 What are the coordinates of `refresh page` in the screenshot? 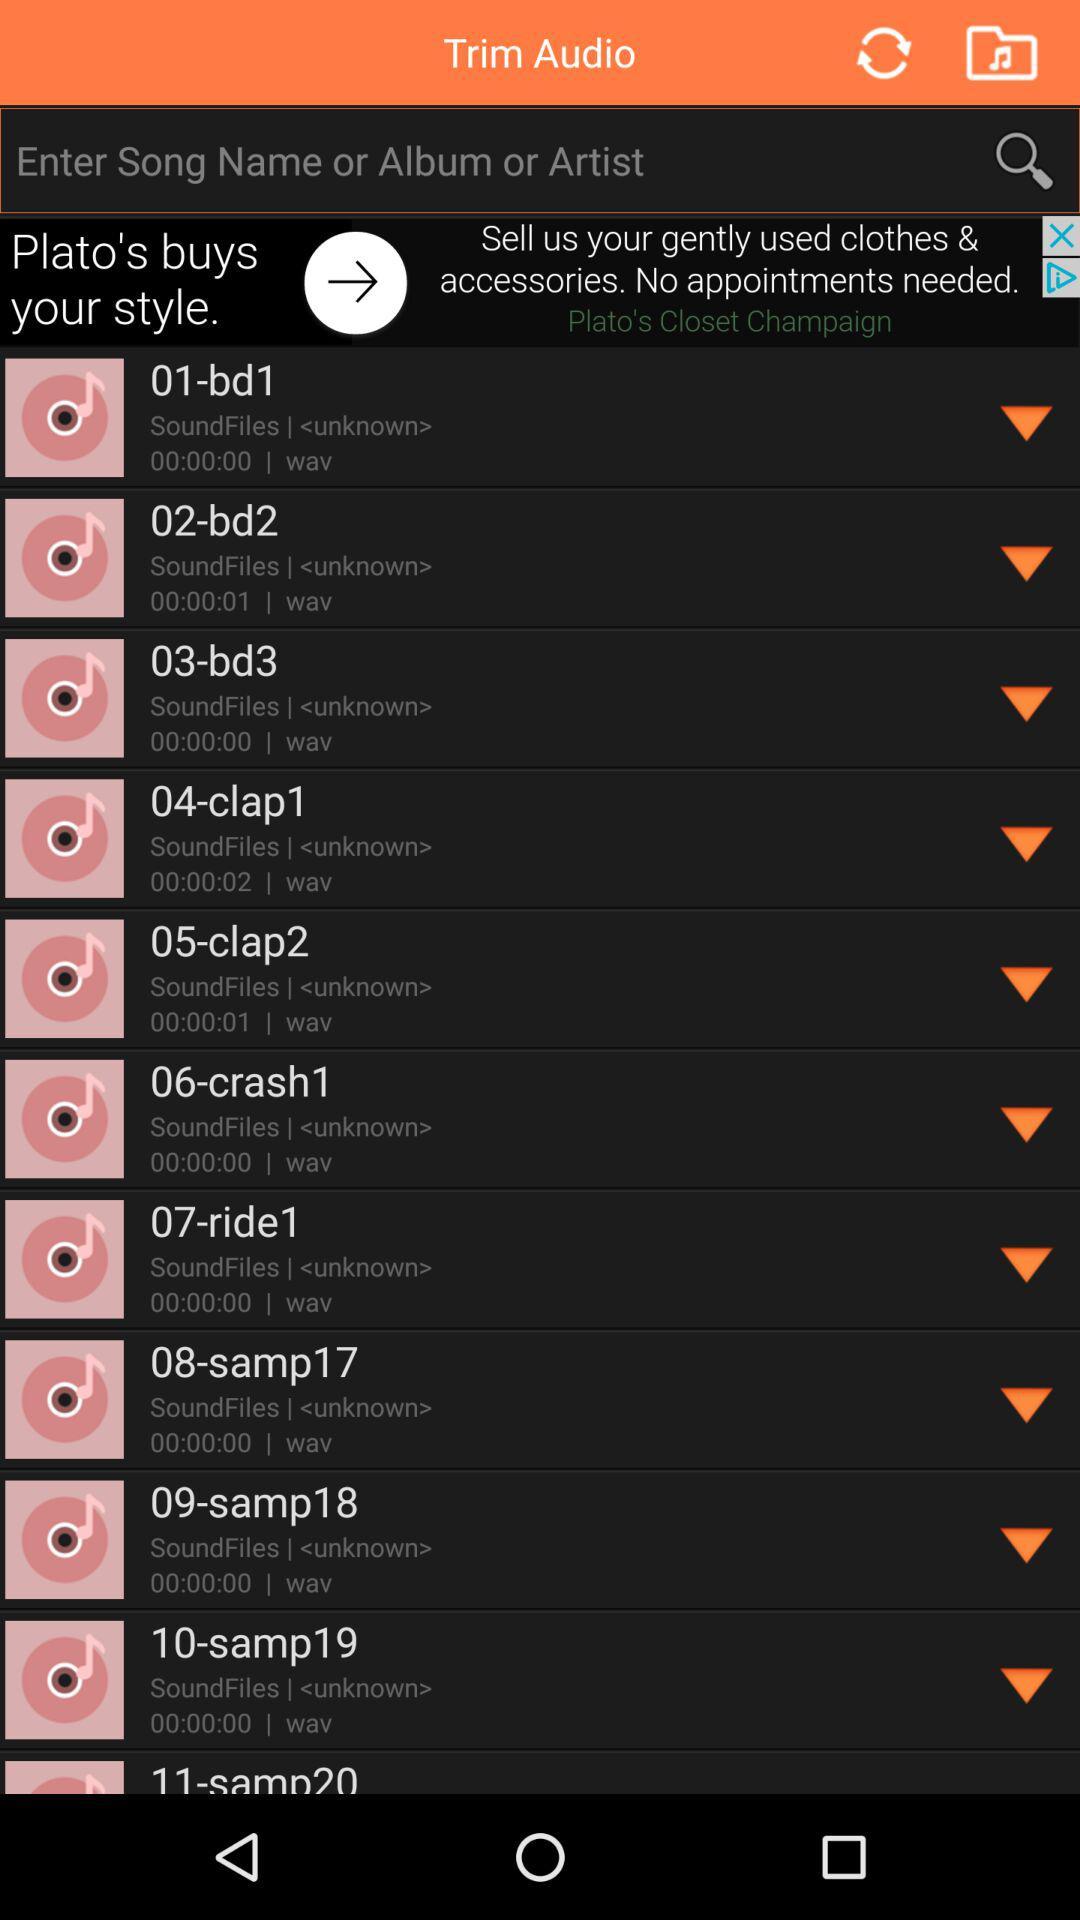 It's located at (881, 52).